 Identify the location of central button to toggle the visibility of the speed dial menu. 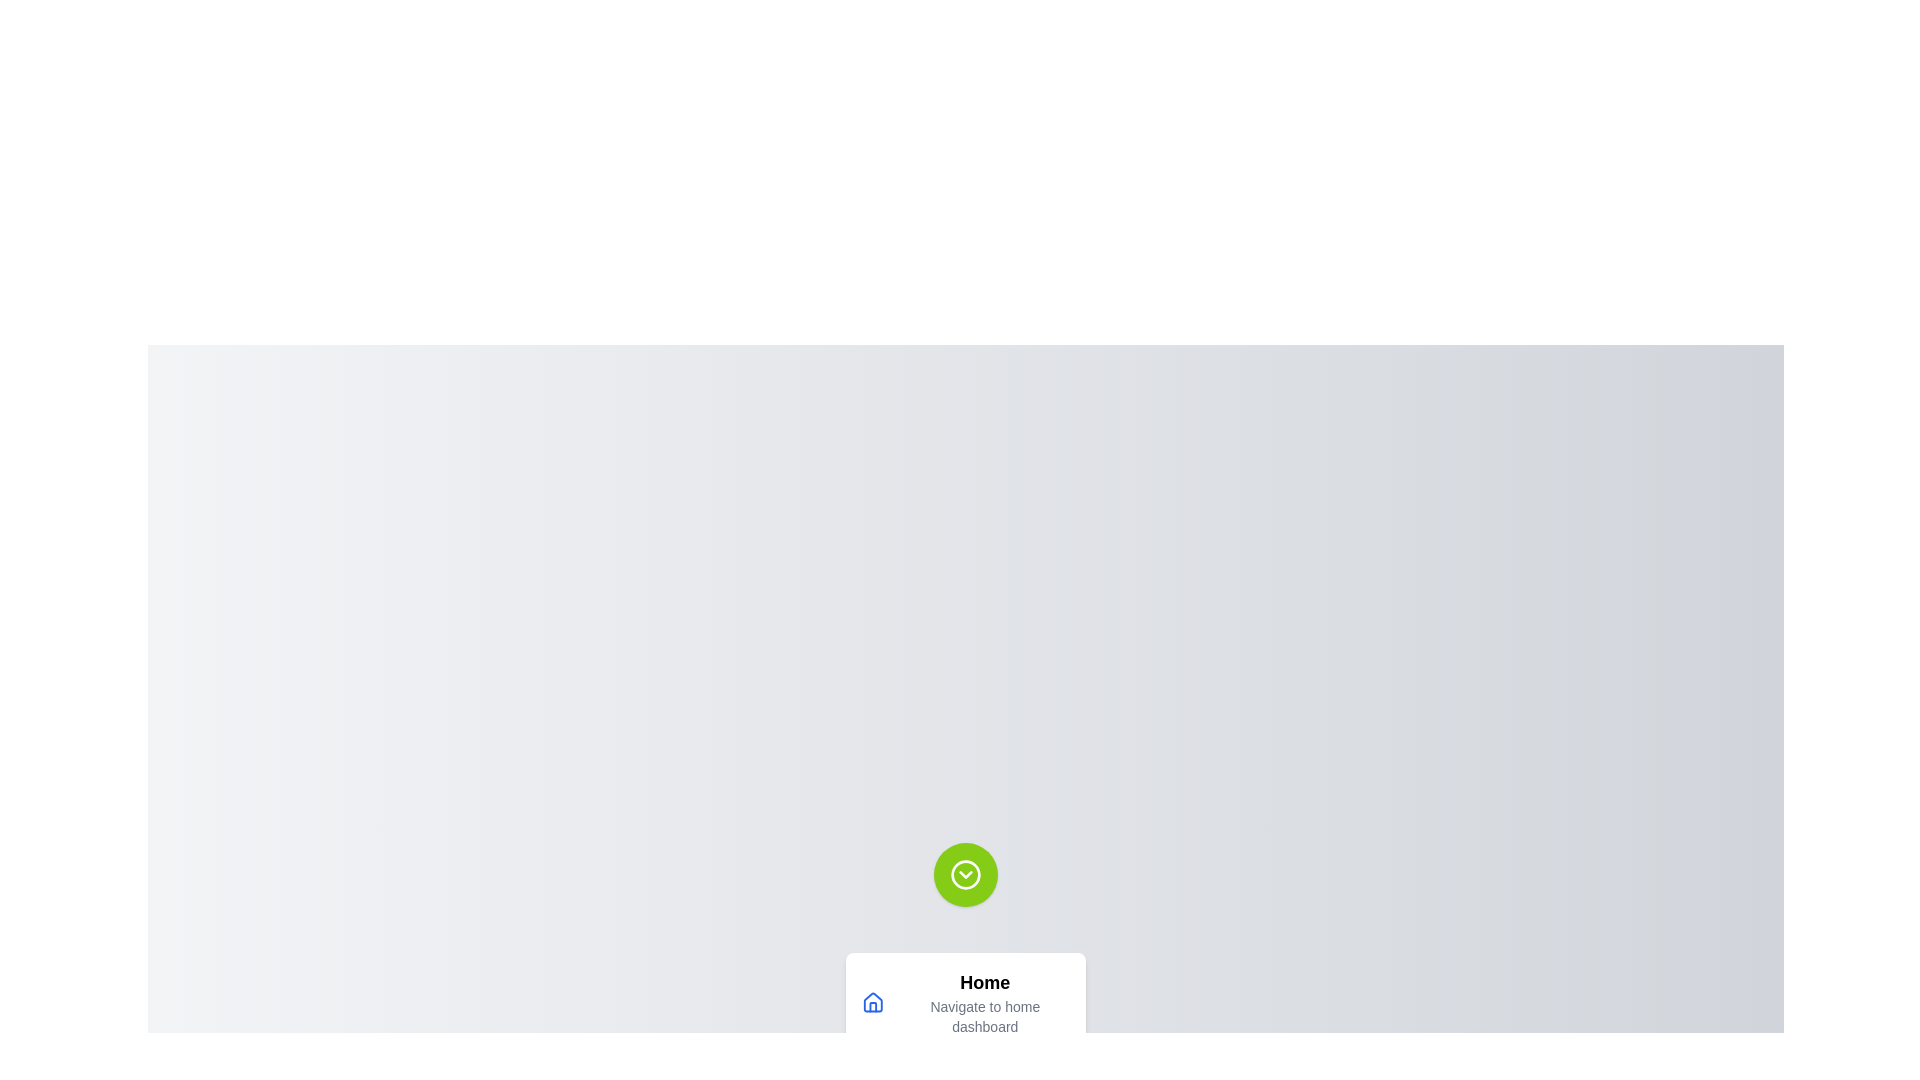
(965, 874).